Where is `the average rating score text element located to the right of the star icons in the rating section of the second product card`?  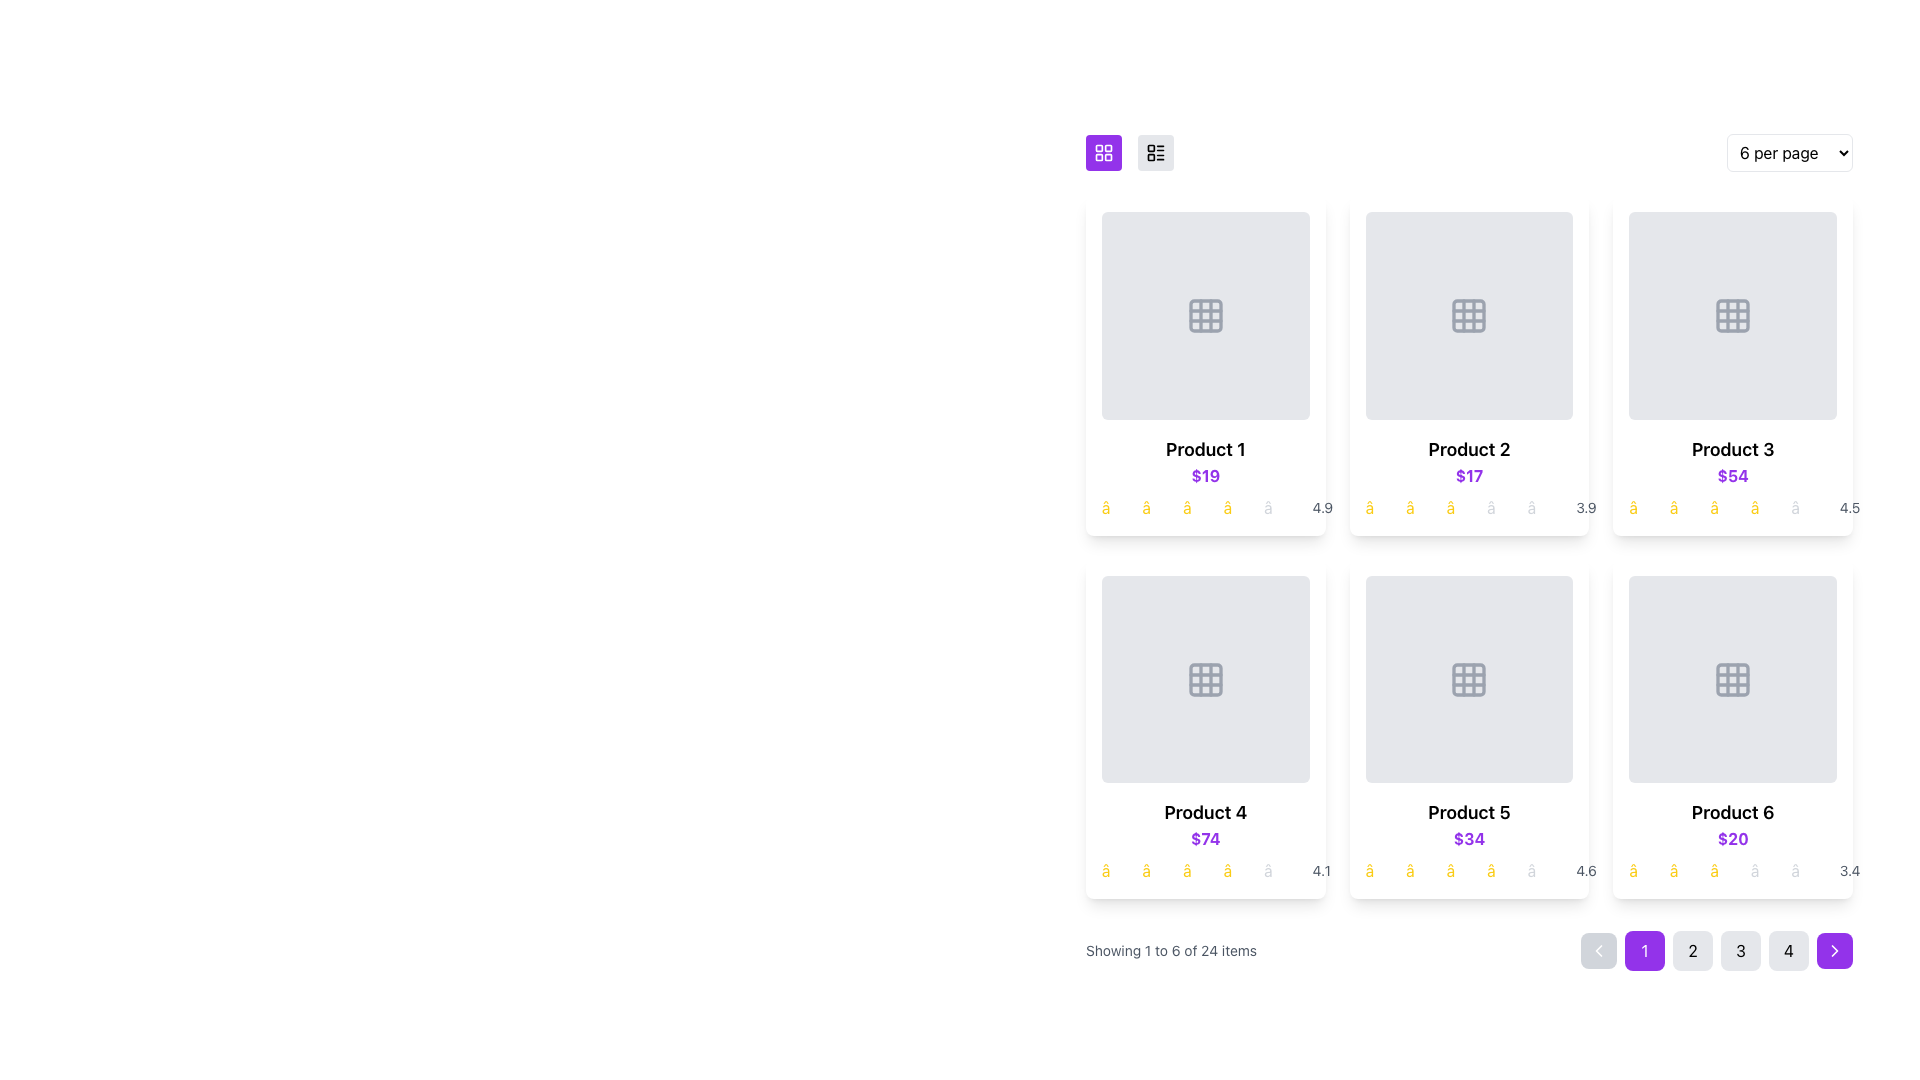
the average rating score text element located to the right of the star icons in the rating section of the second product card is located at coordinates (1585, 506).